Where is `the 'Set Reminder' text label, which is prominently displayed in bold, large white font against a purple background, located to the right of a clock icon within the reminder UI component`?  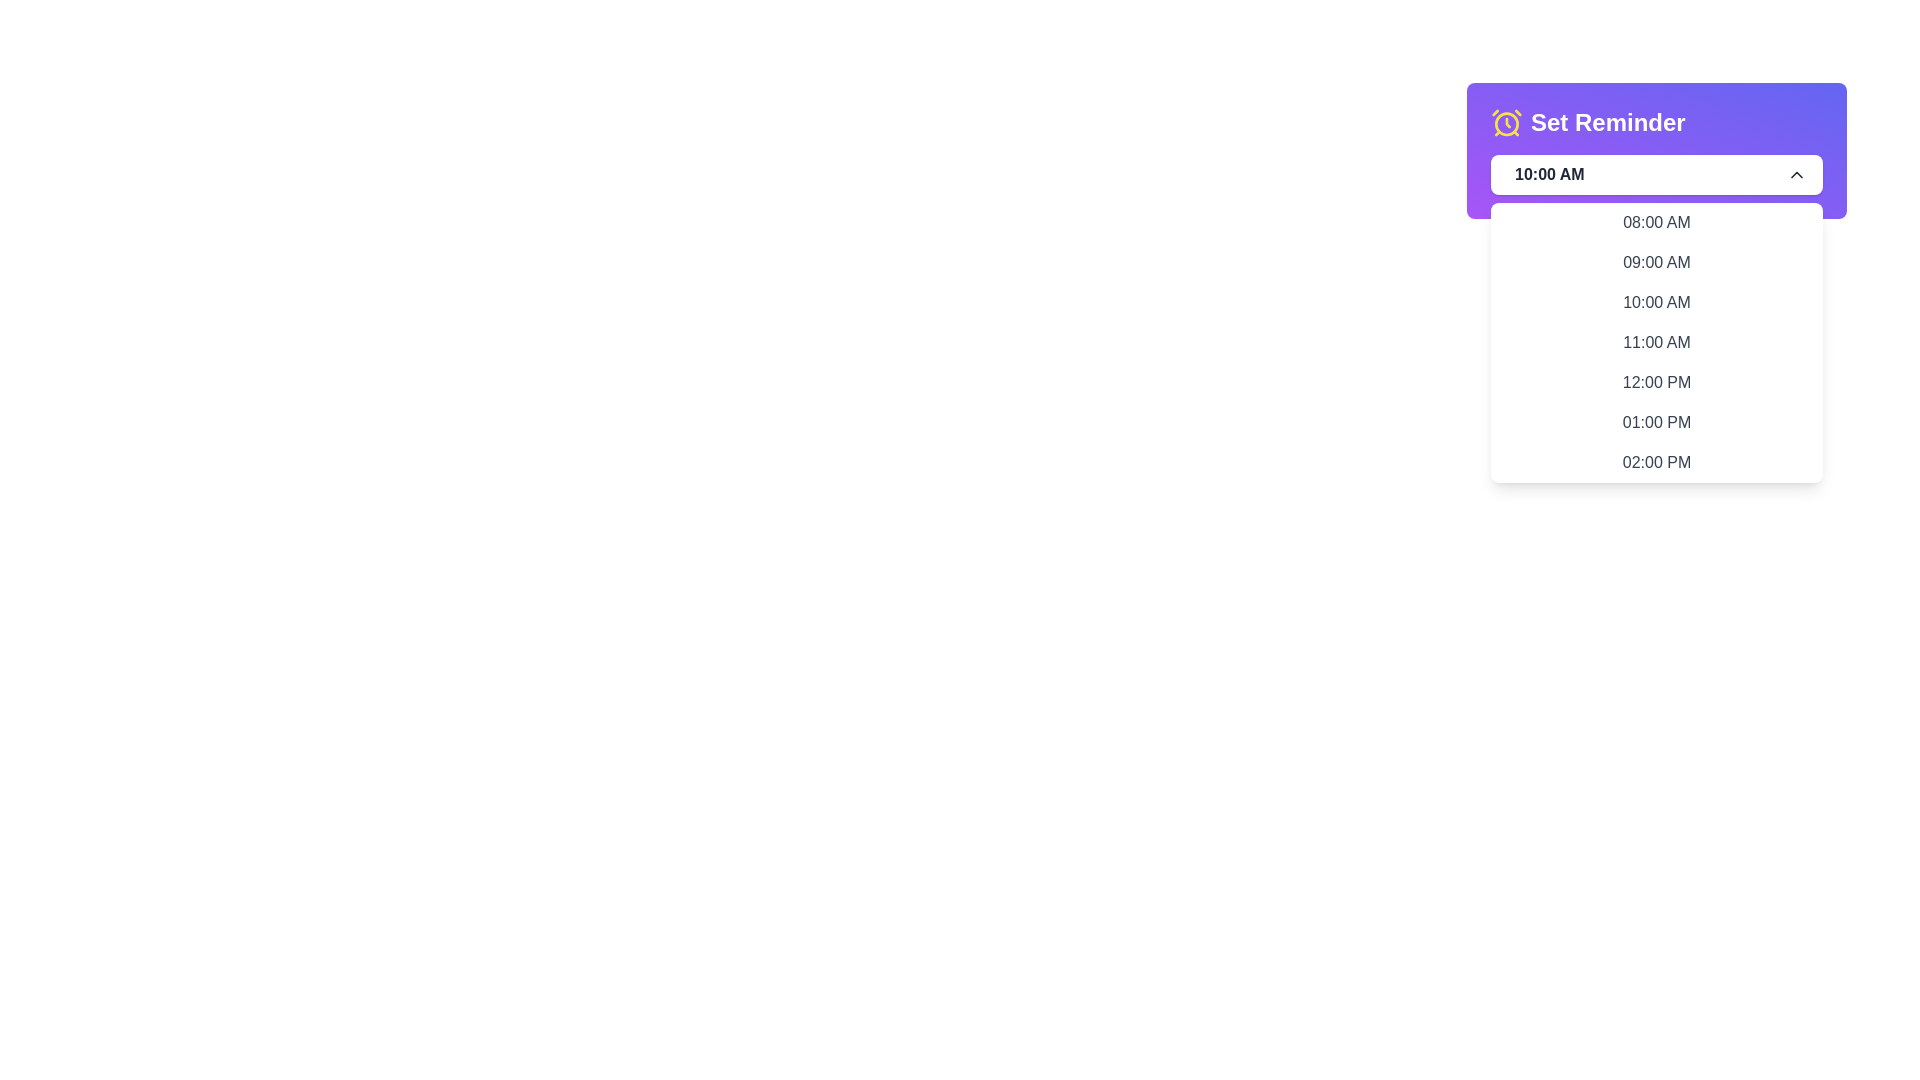 the 'Set Reminder' text label, which is prominently displayed in bold, large white font against a purple background, located to the right of a clock icon within the reminder UI component is located at coordinates (1608, 123).